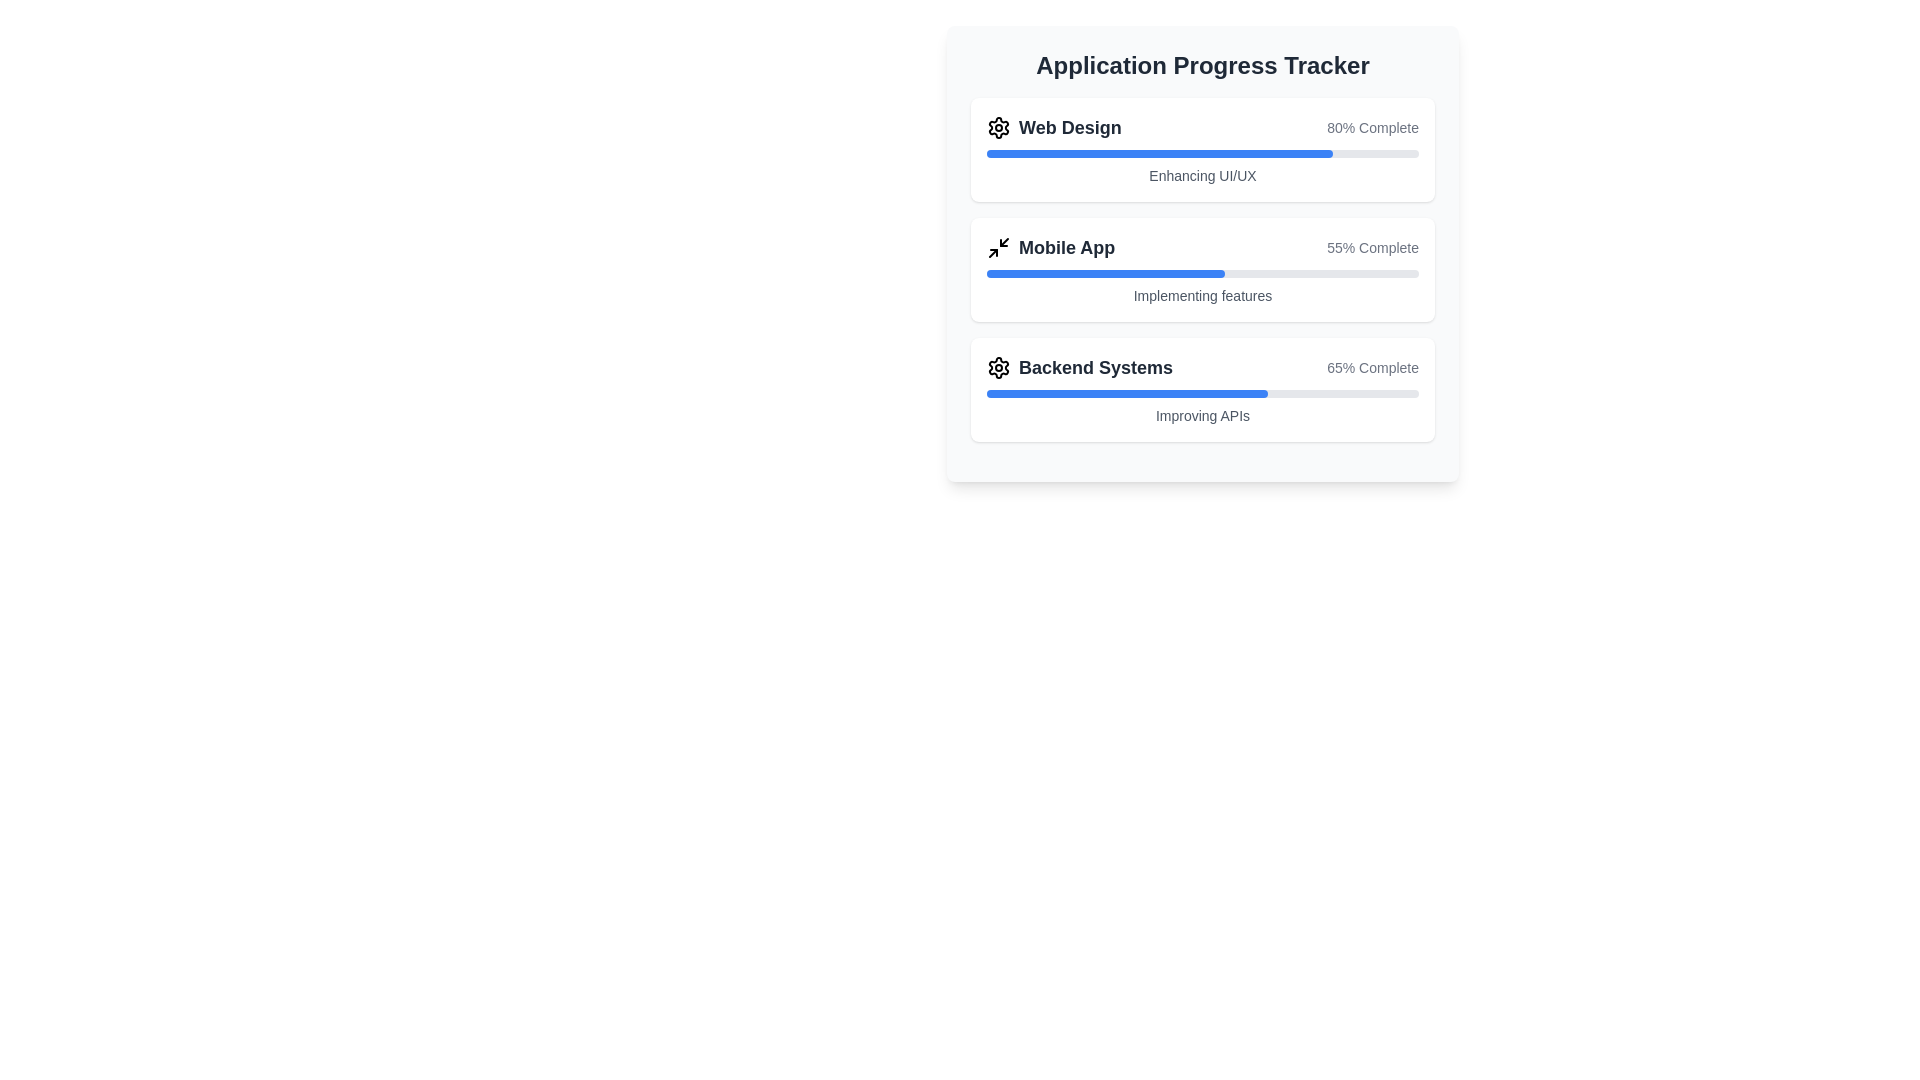 Image resolution: width=1920 pixels, height=1080 pixels. I want to click on the gear-shaped icon located immediately to the left of the 'Backend Systems' label, so click(998, 367).